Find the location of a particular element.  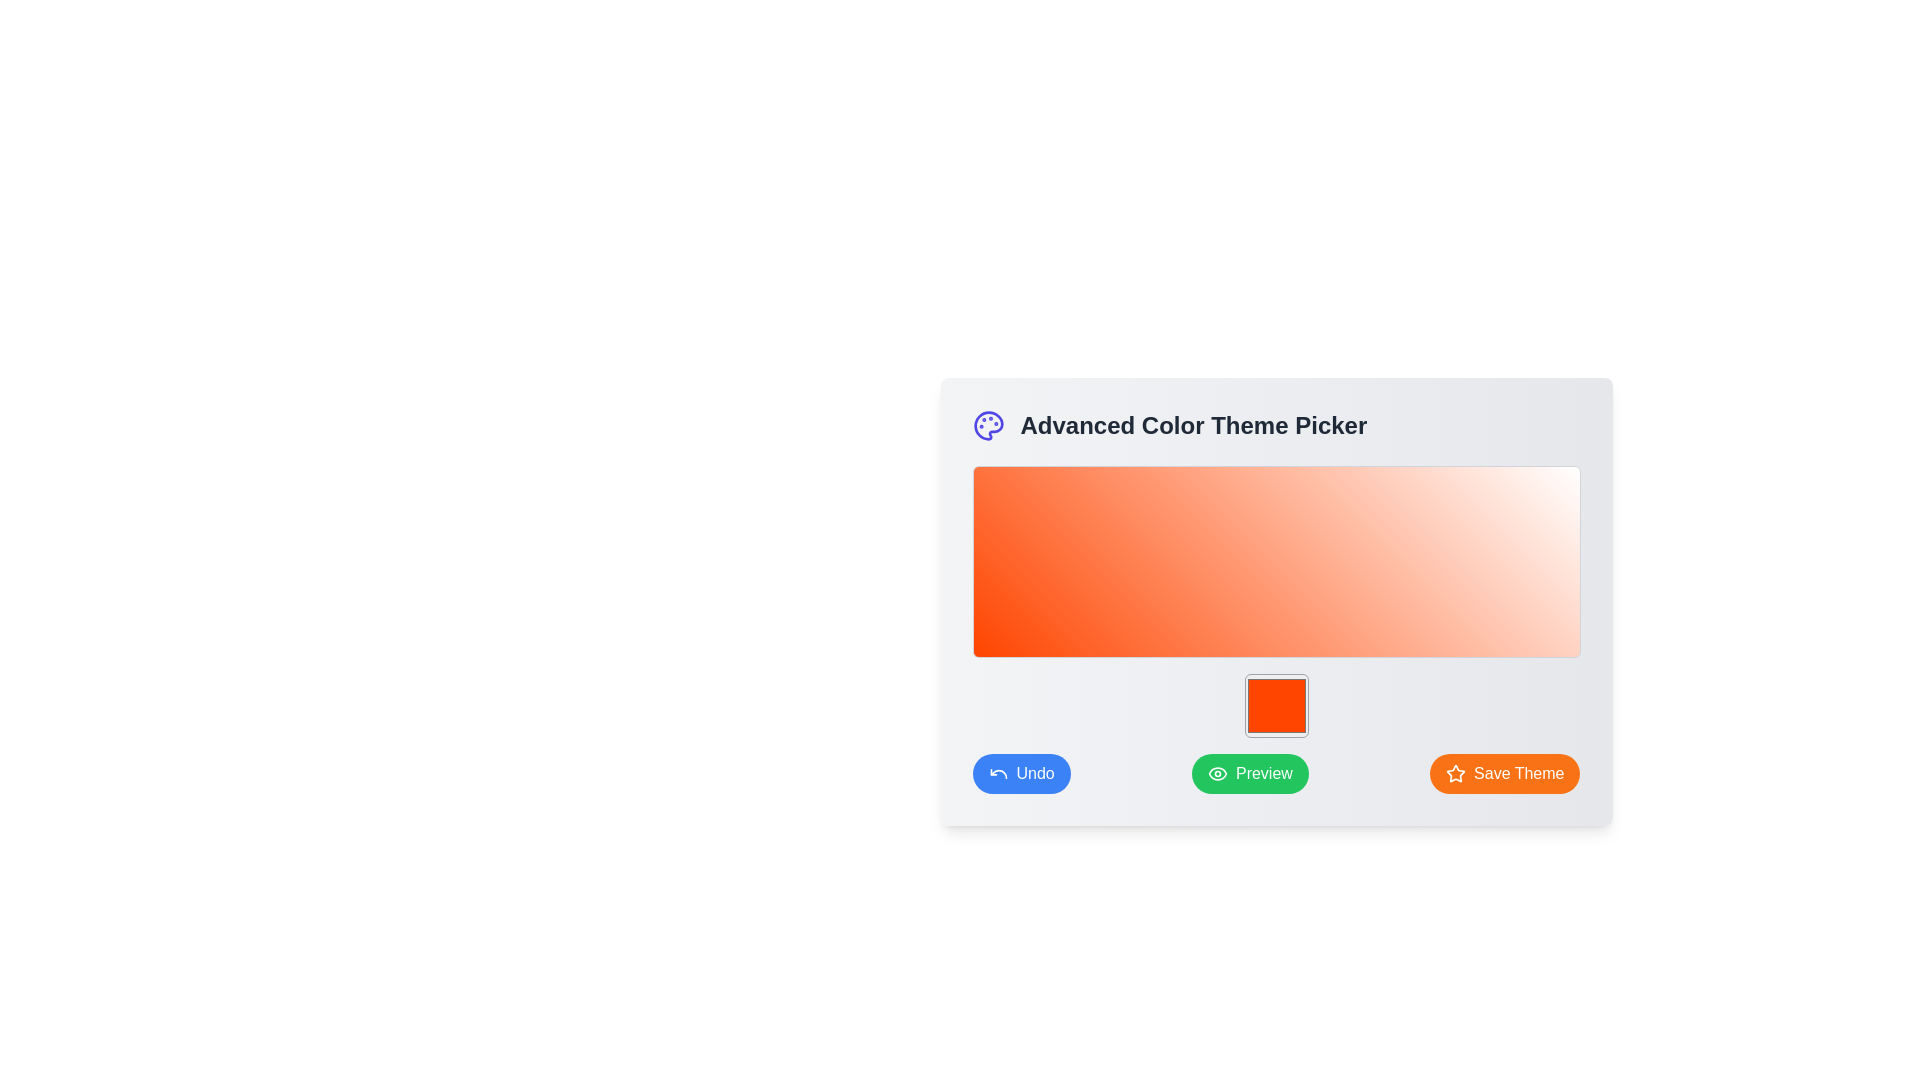

the Gradient Display Area located in the Advanced Color Theme Picker panel, which serves for theme selection or previewing is located at coordinates (1275, 562).